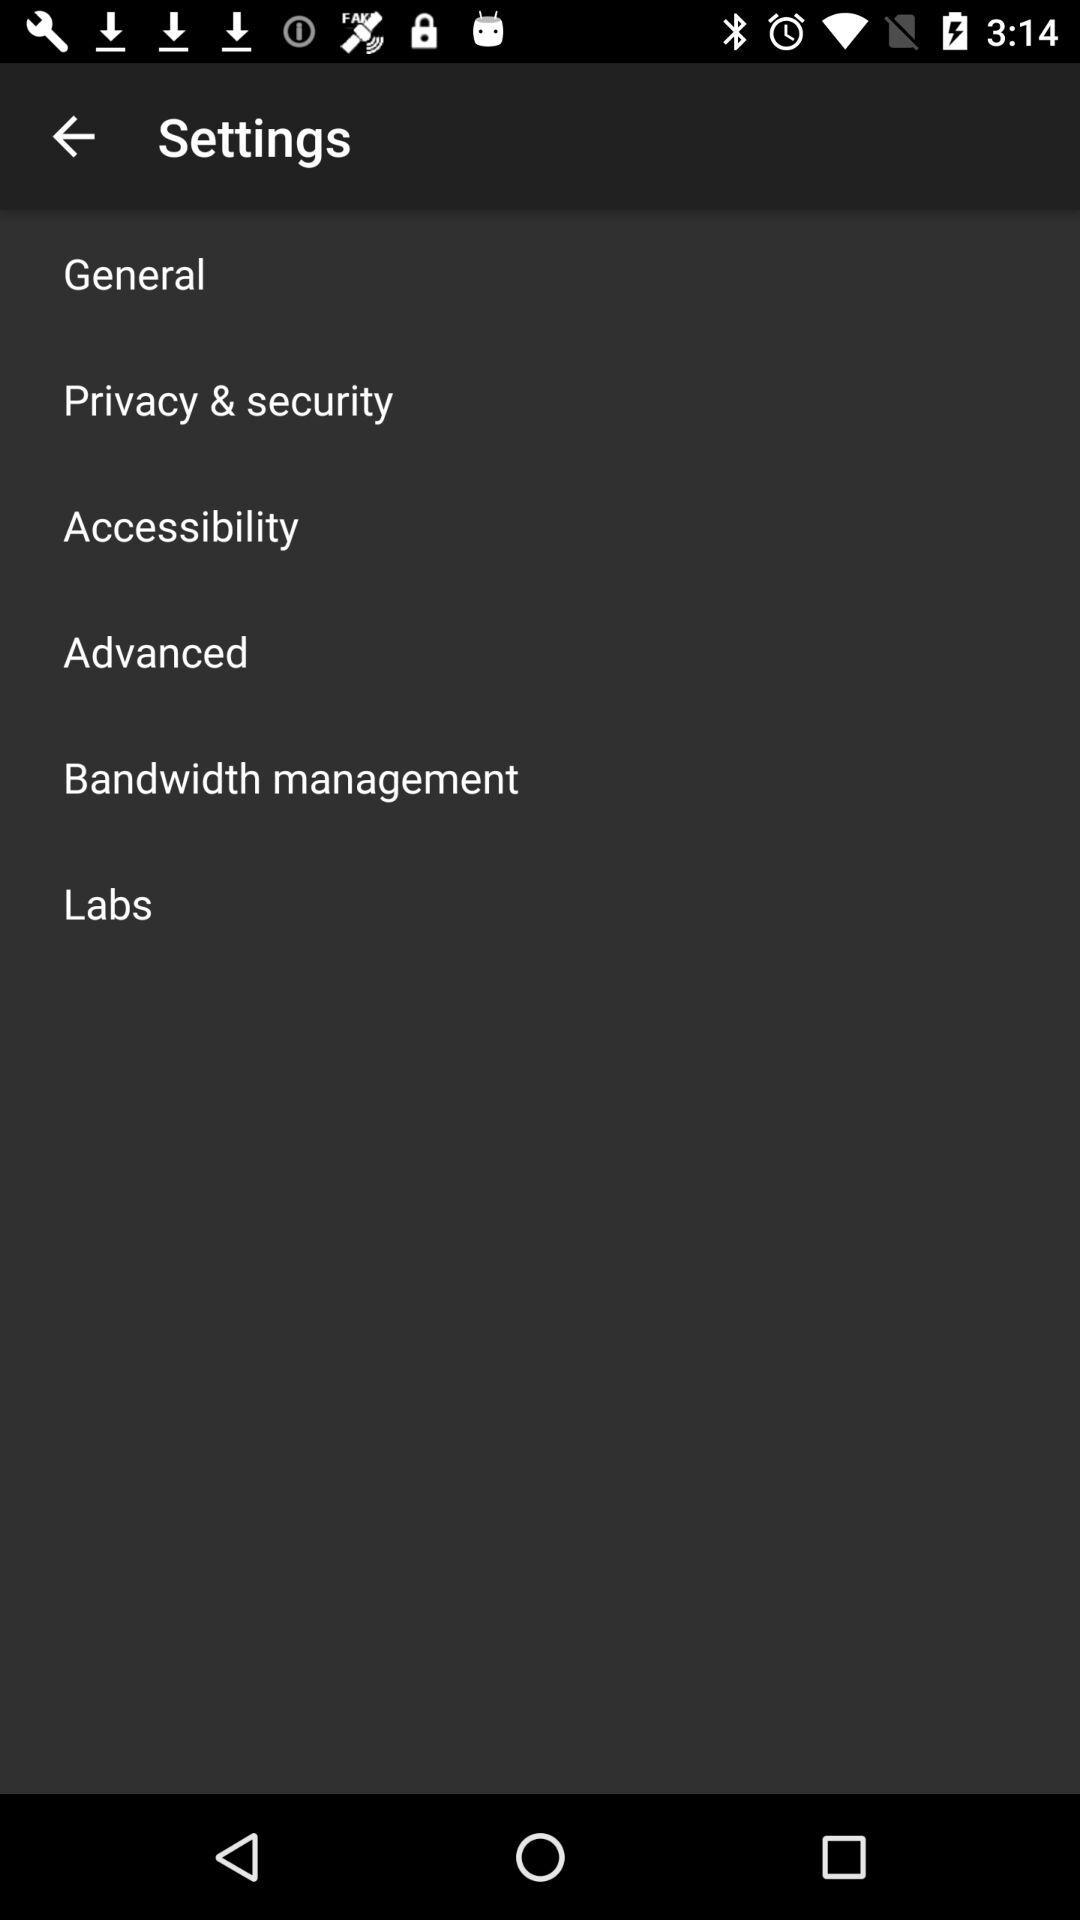 This screenshot has height=1920, width=1080. I want to click on labs item, so click(108, 901).